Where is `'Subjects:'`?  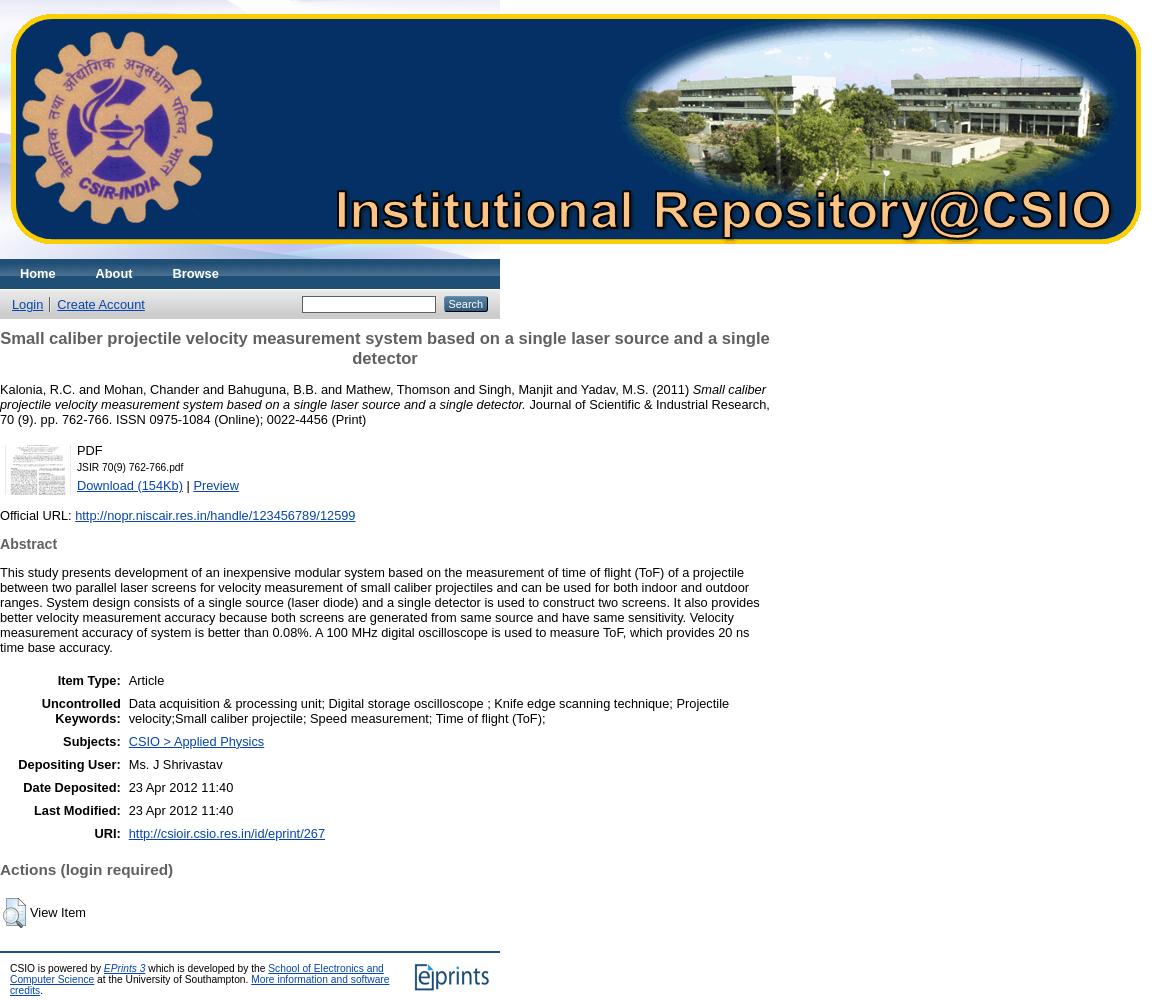
'Subjects:' is located at coordinates (90, 739).